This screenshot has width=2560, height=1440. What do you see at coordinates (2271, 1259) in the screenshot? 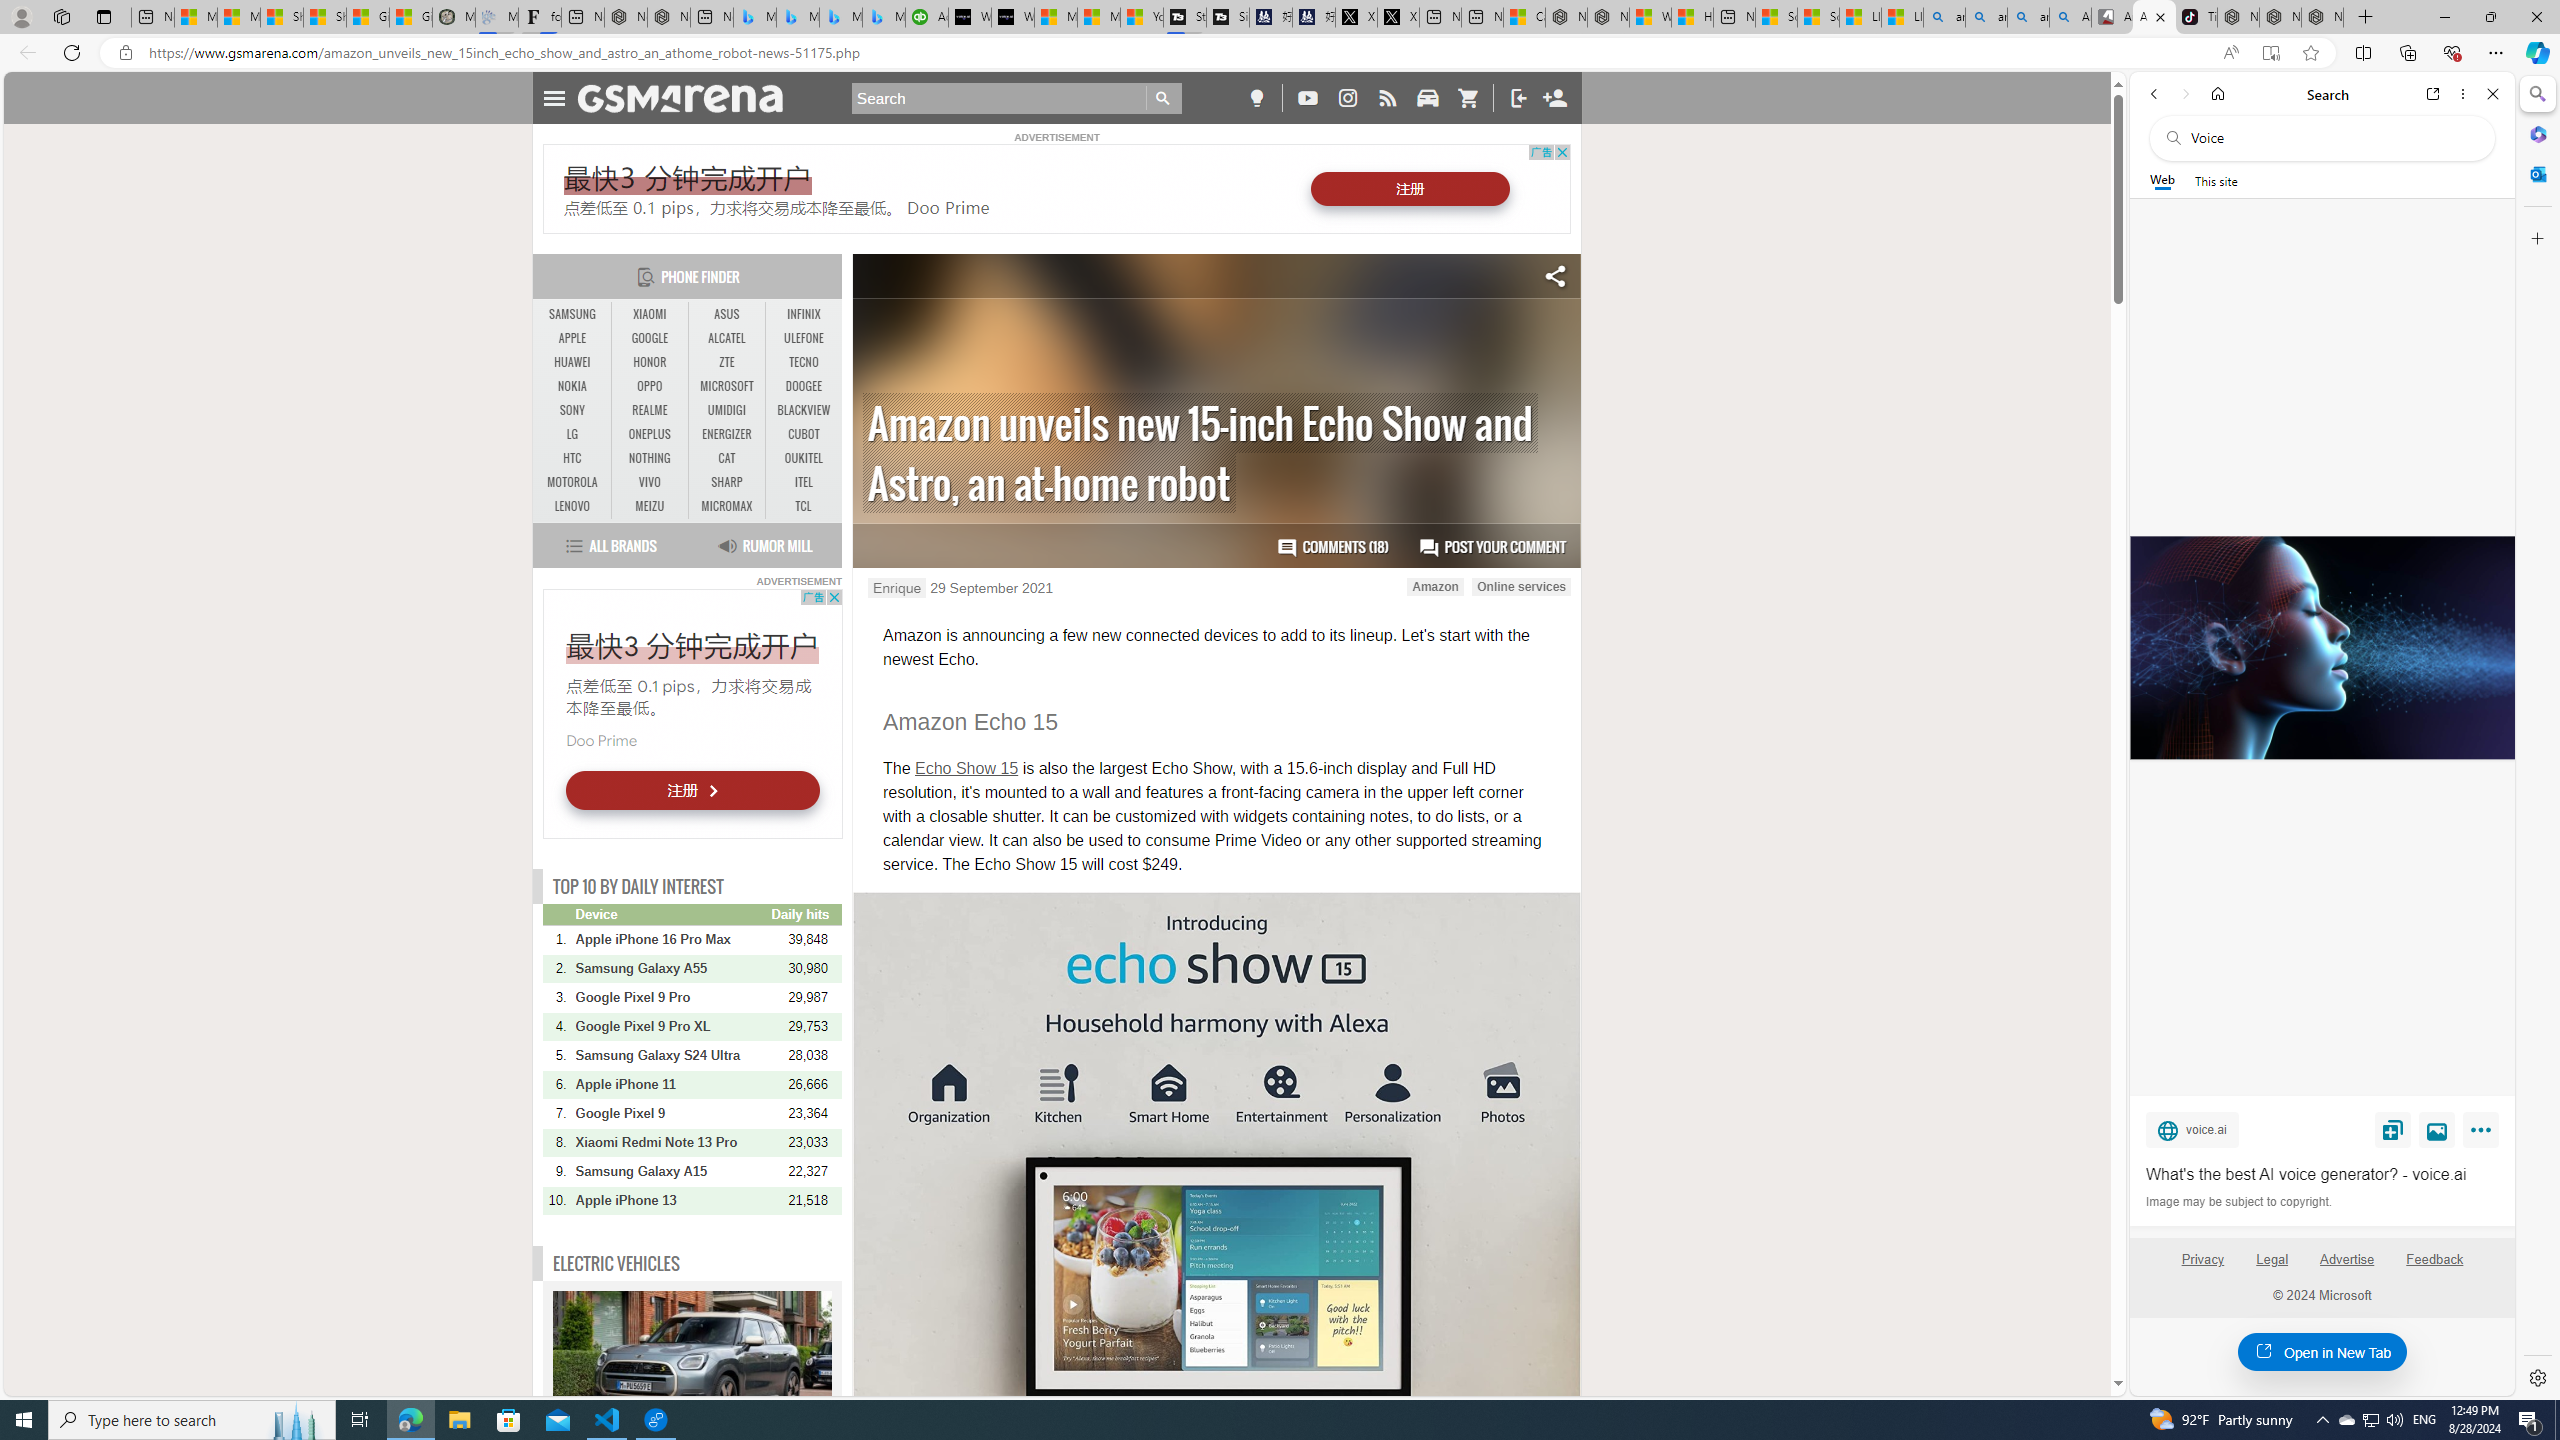
I see `'Legal'` at bounding box center [2271, 1259].